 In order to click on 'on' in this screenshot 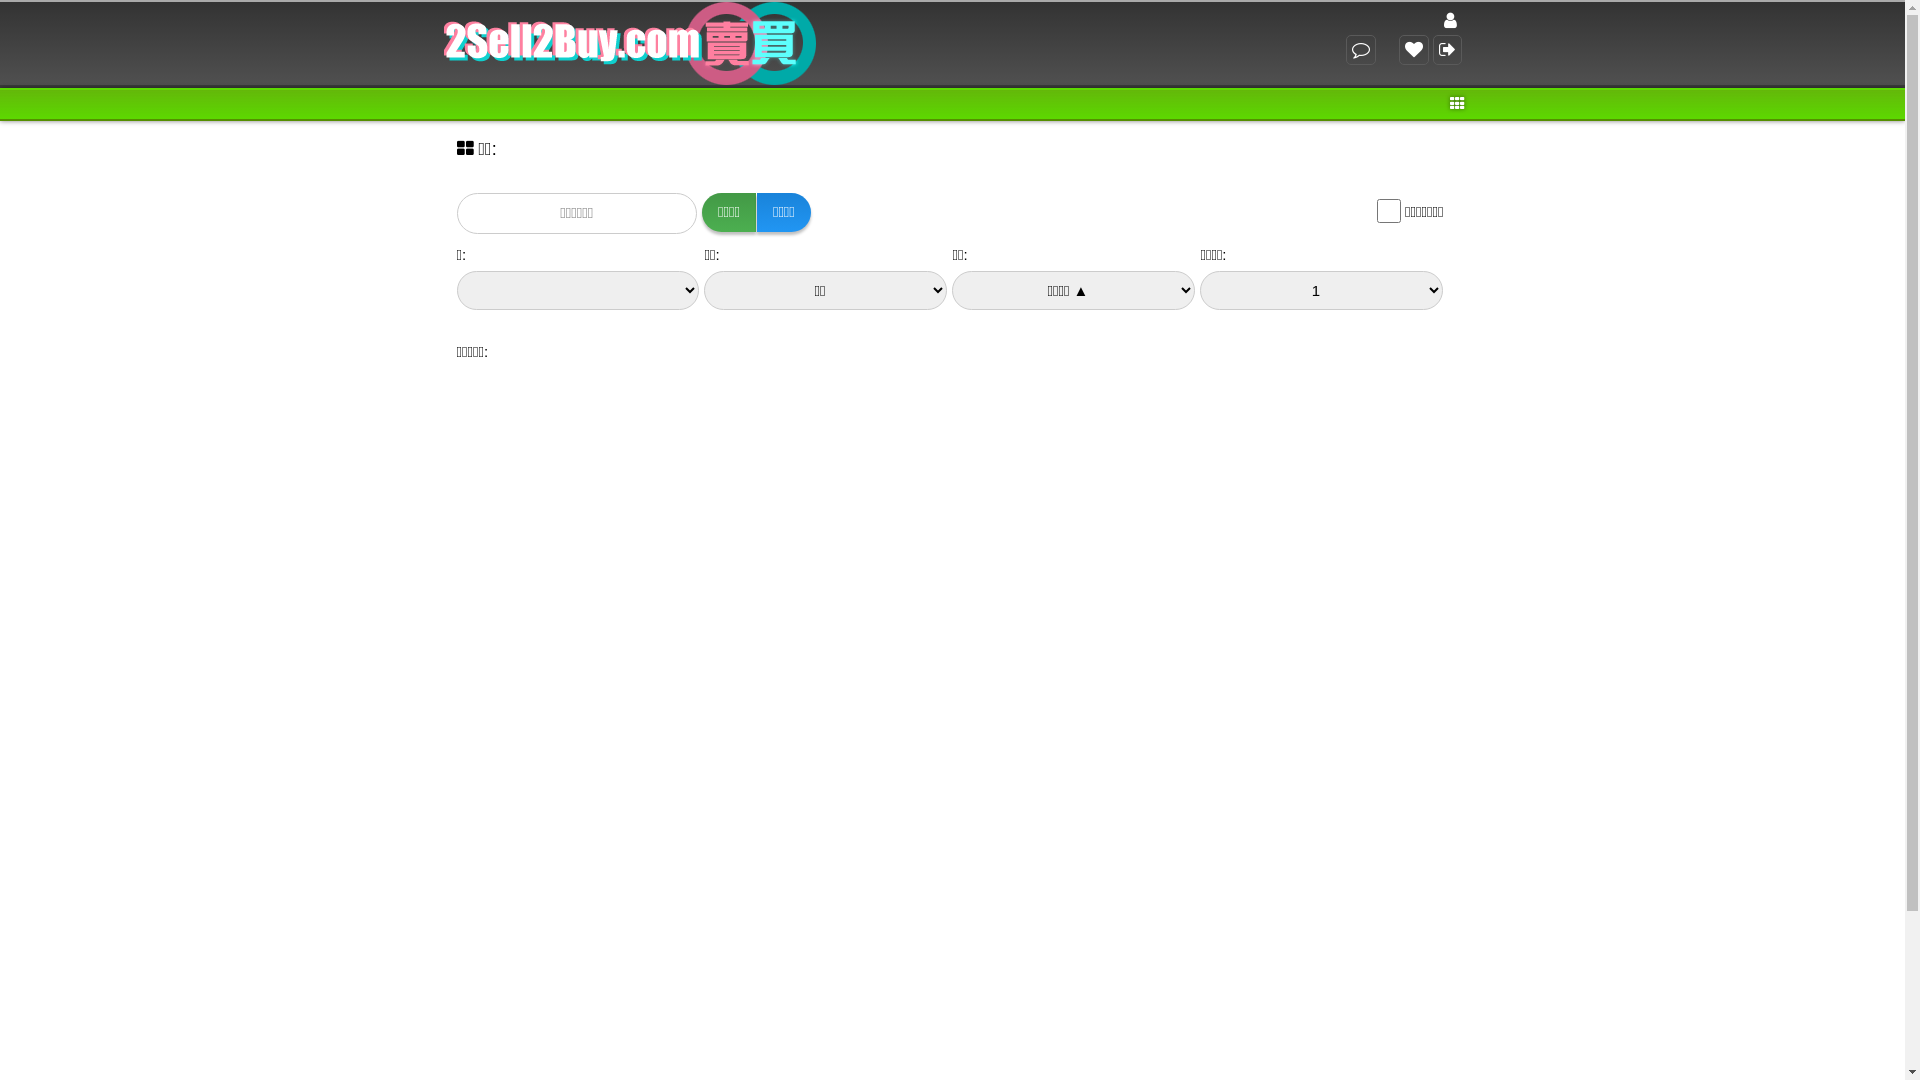, I will do `click(1387, 211)`.